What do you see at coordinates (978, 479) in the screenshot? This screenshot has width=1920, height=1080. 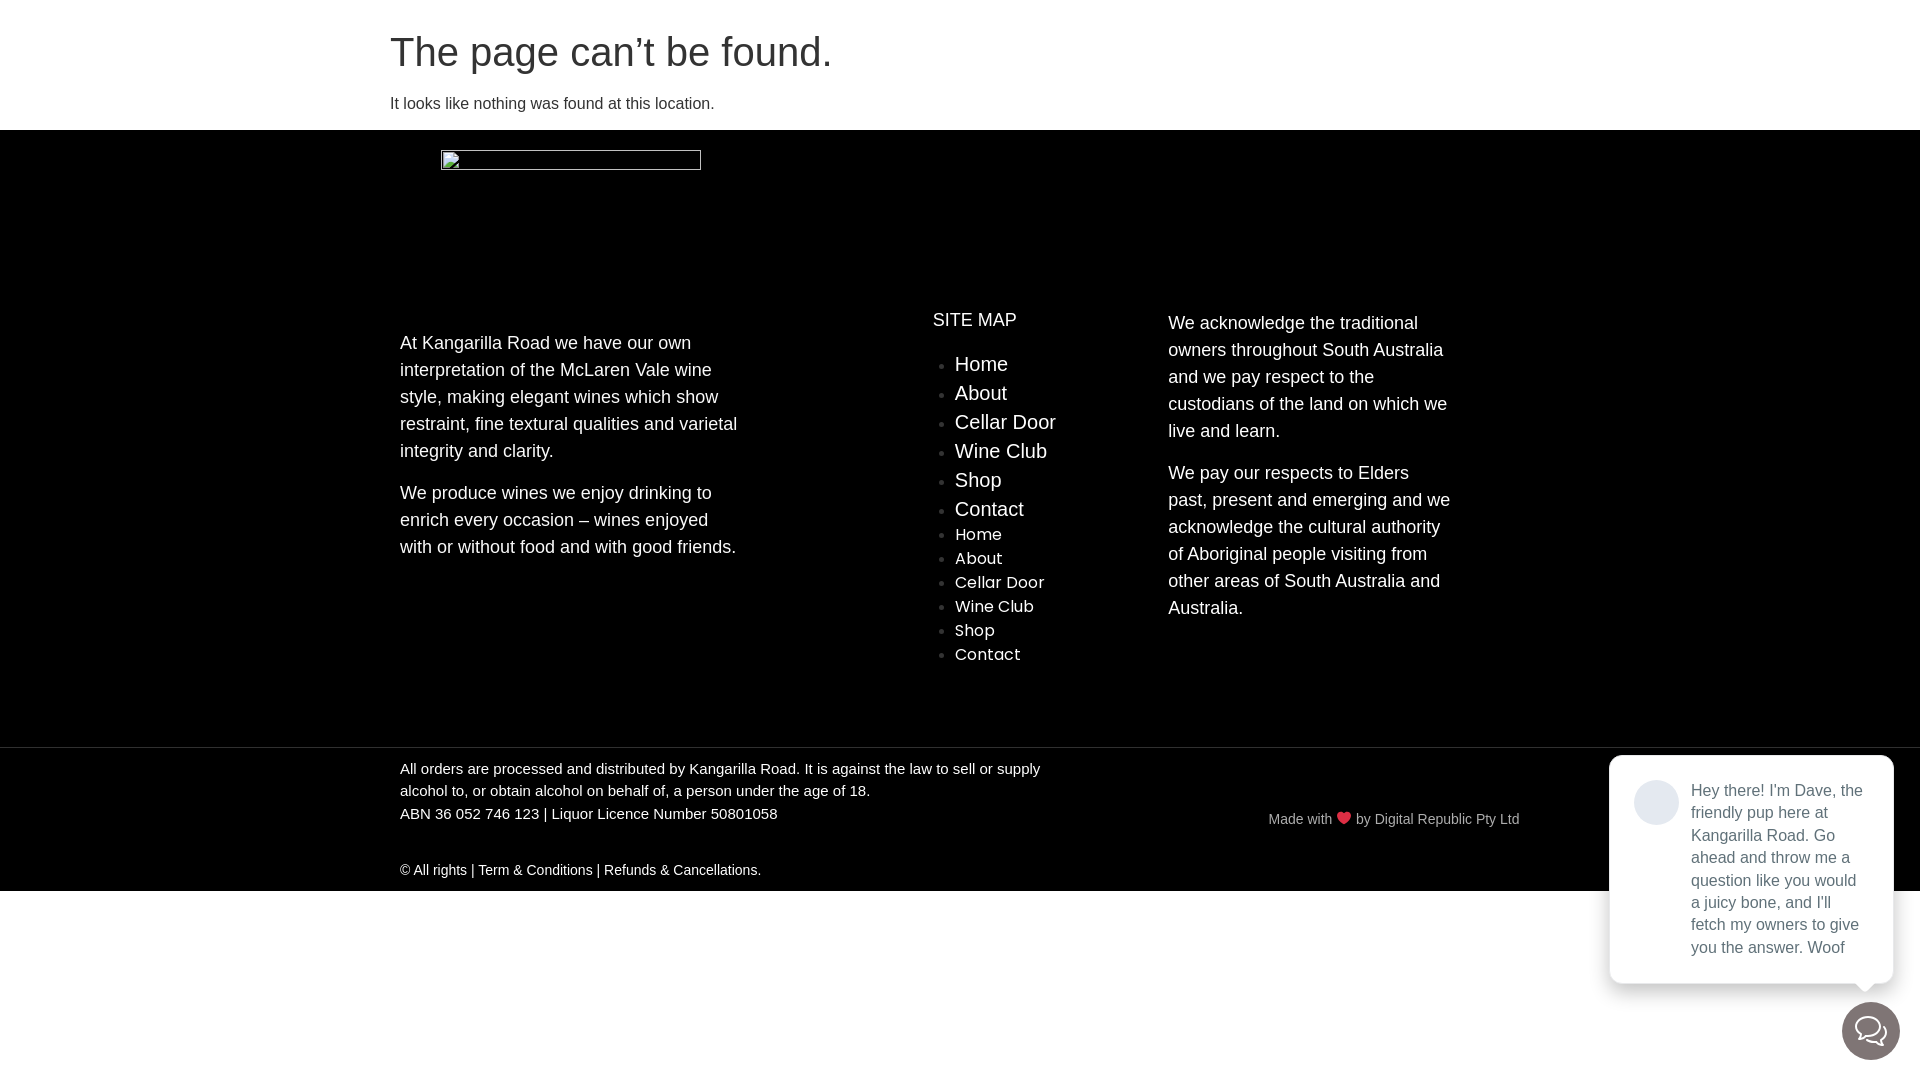 I see `'Shop'` at bounding box center [978, 479].